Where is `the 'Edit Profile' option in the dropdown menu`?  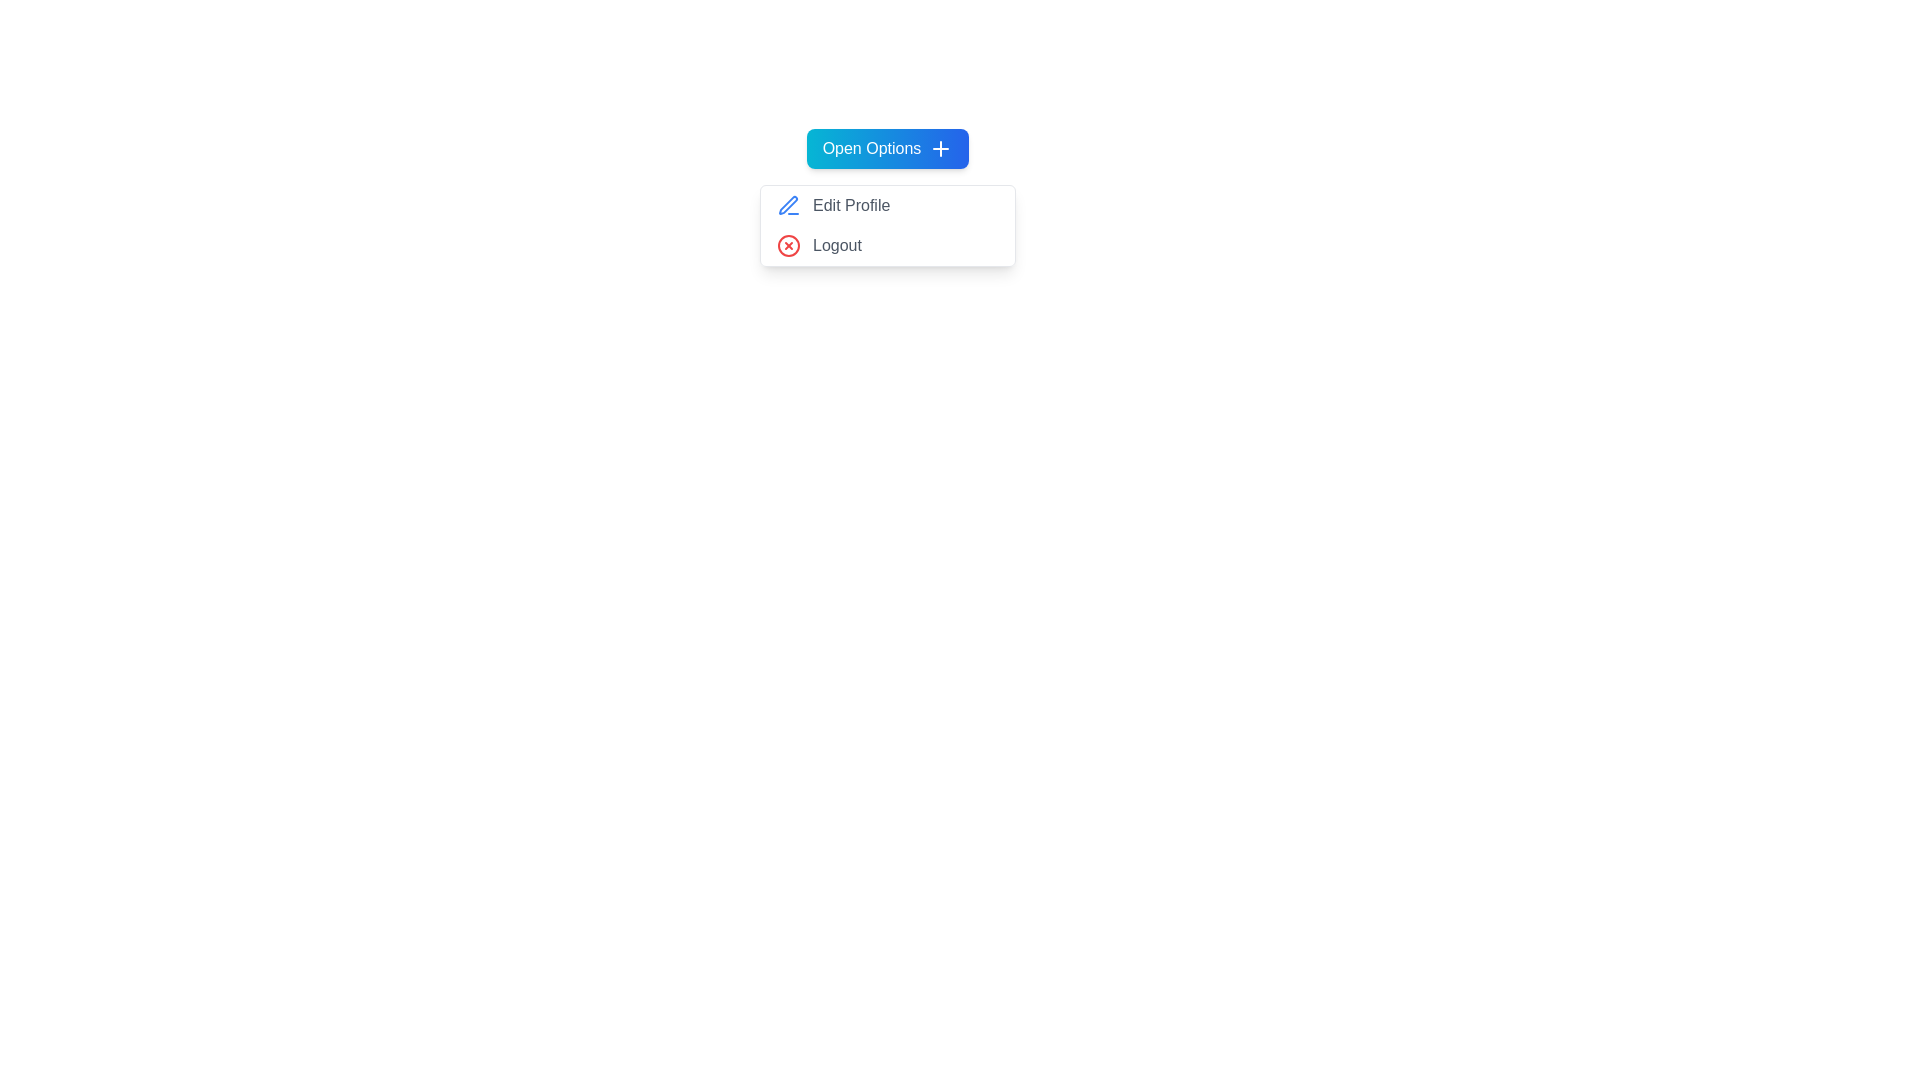
the 'Edit Profile' option in the dropdown menu is located at coordinates (887, 205).